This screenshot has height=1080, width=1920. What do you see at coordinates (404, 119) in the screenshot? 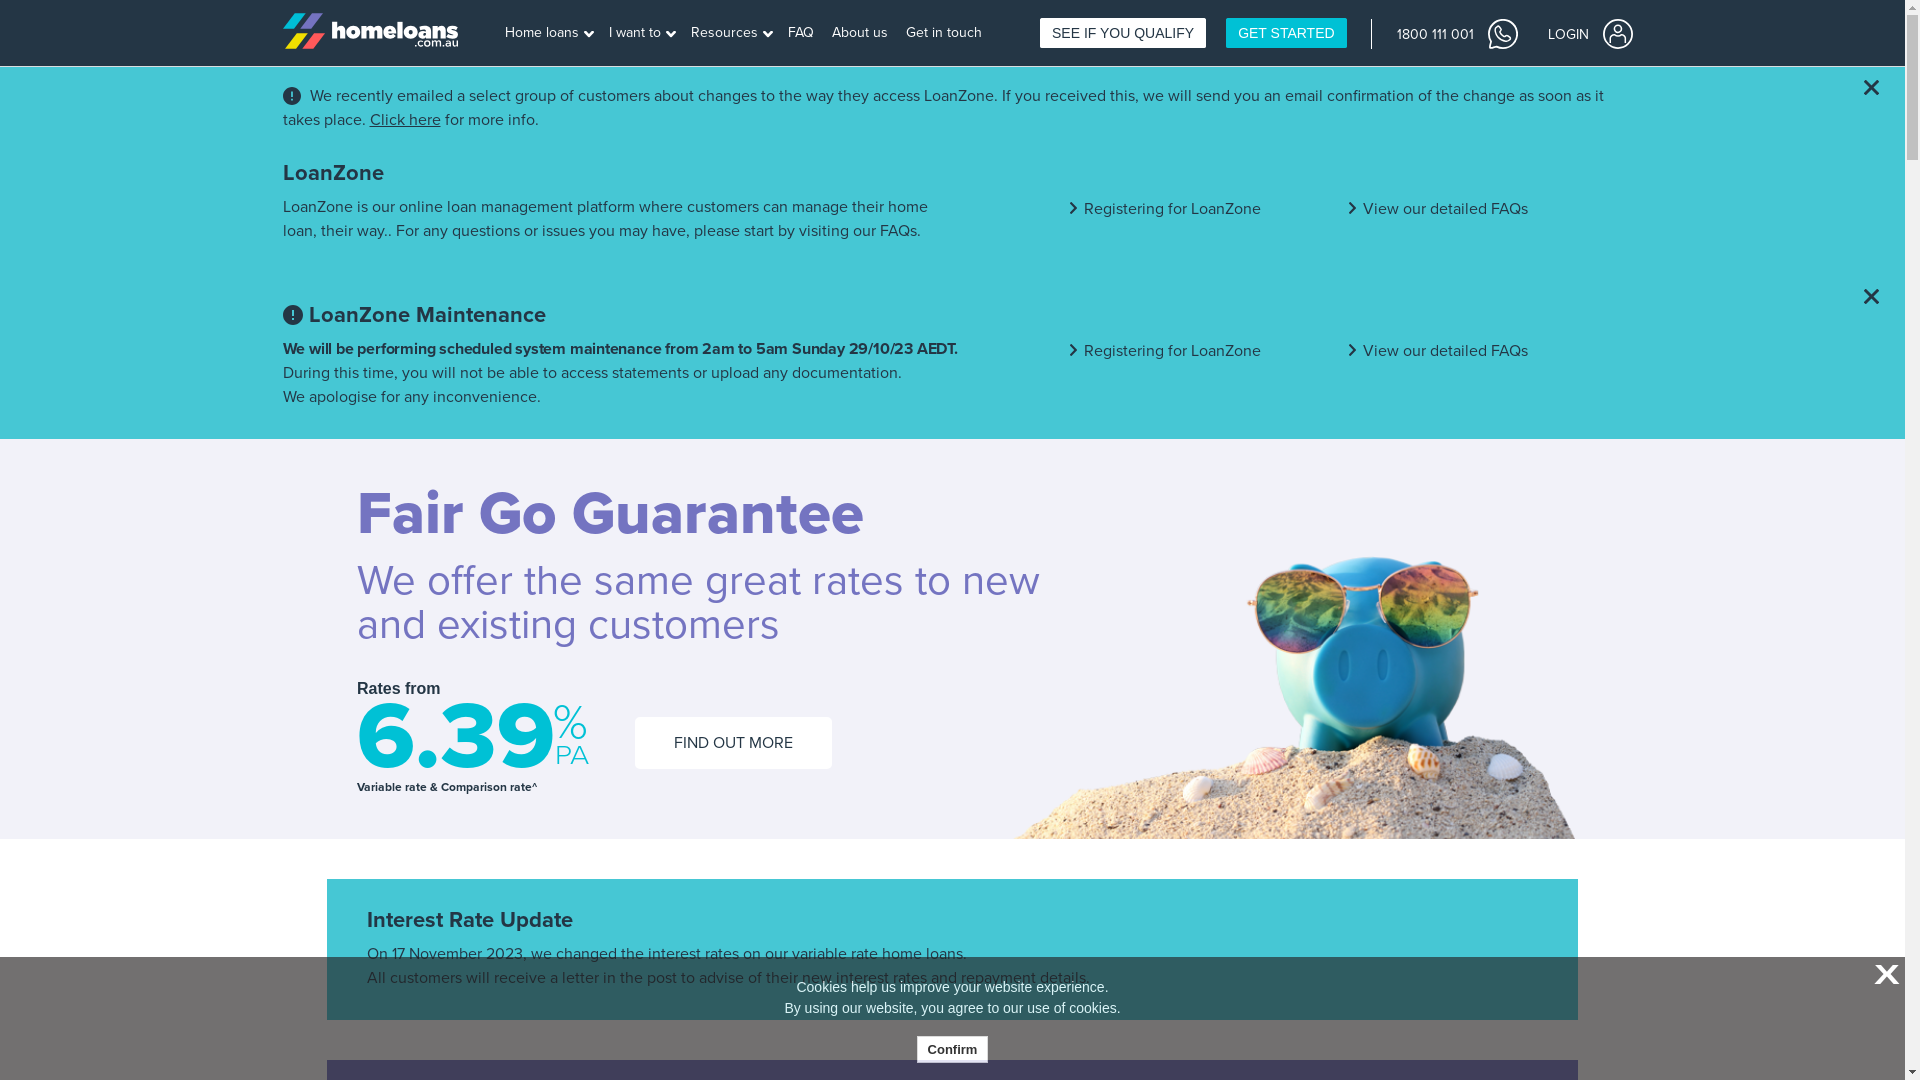
I see `'Click here'` at bounding box center [404, 119].